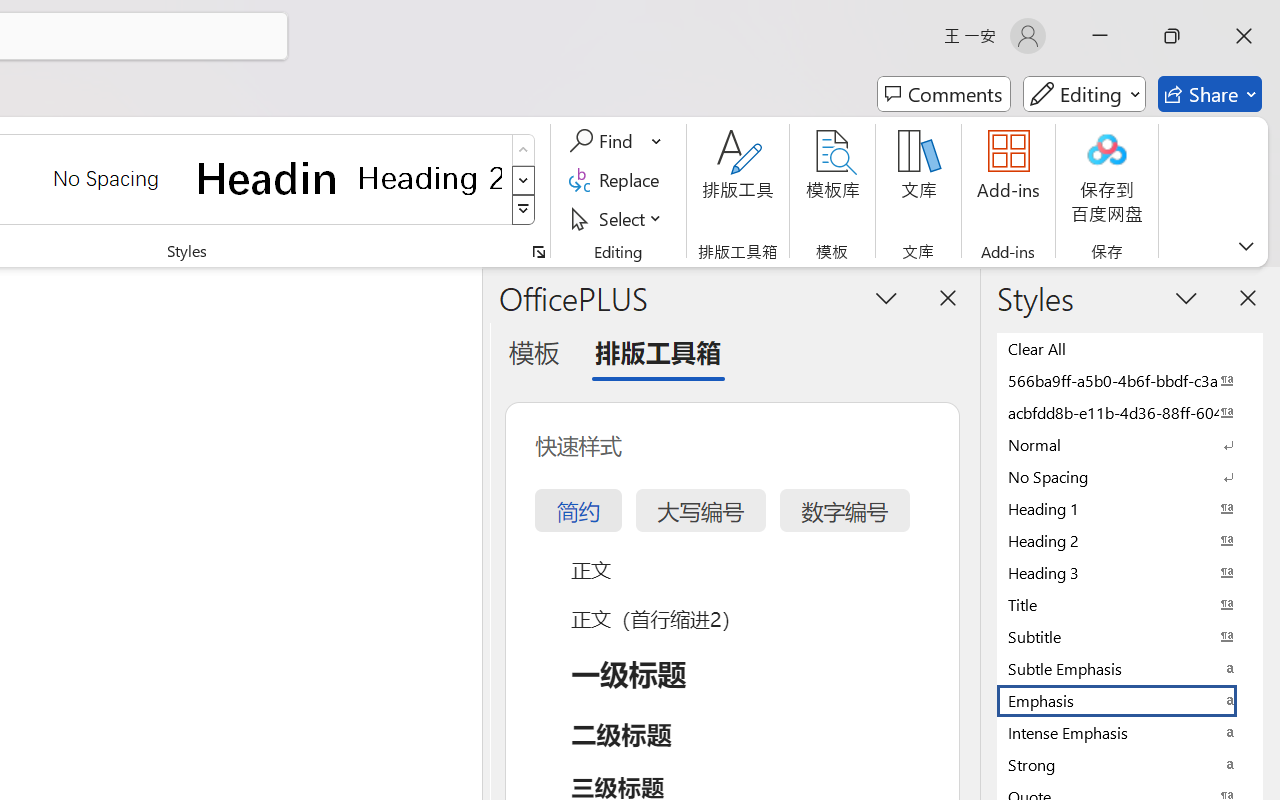  What do you see at coordinates (1130, 668) in the screenshot?
I see `'Subtle Emphasis'` at bounding box center [1130, 668].